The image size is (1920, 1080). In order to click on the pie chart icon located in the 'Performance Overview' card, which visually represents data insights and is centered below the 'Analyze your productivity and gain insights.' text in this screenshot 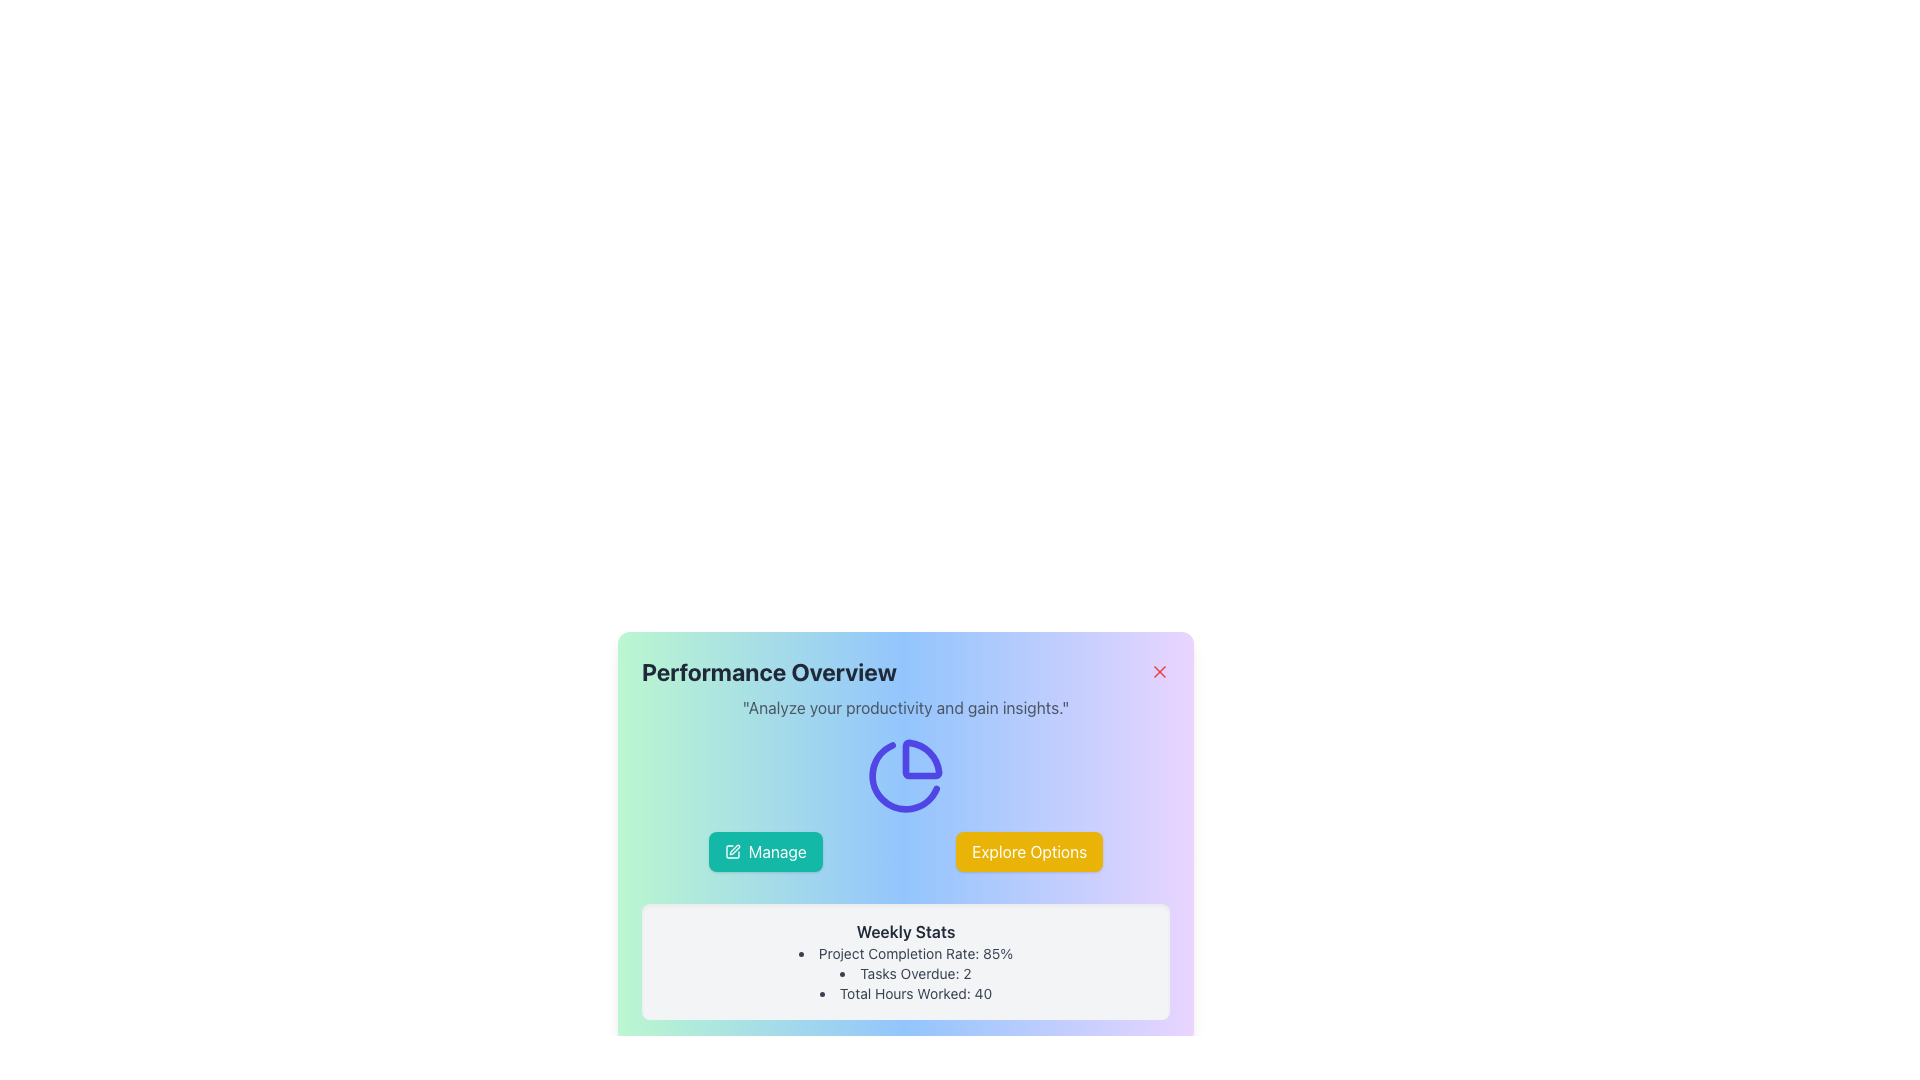, I will do `click(905, 774)`.